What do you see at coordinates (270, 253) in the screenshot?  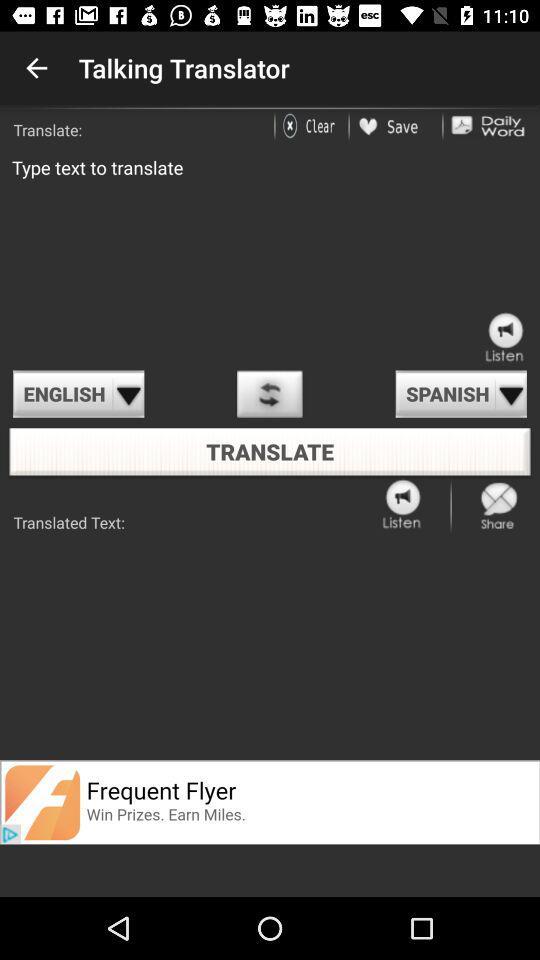 I see `type text` at bounding box center [270, 253].